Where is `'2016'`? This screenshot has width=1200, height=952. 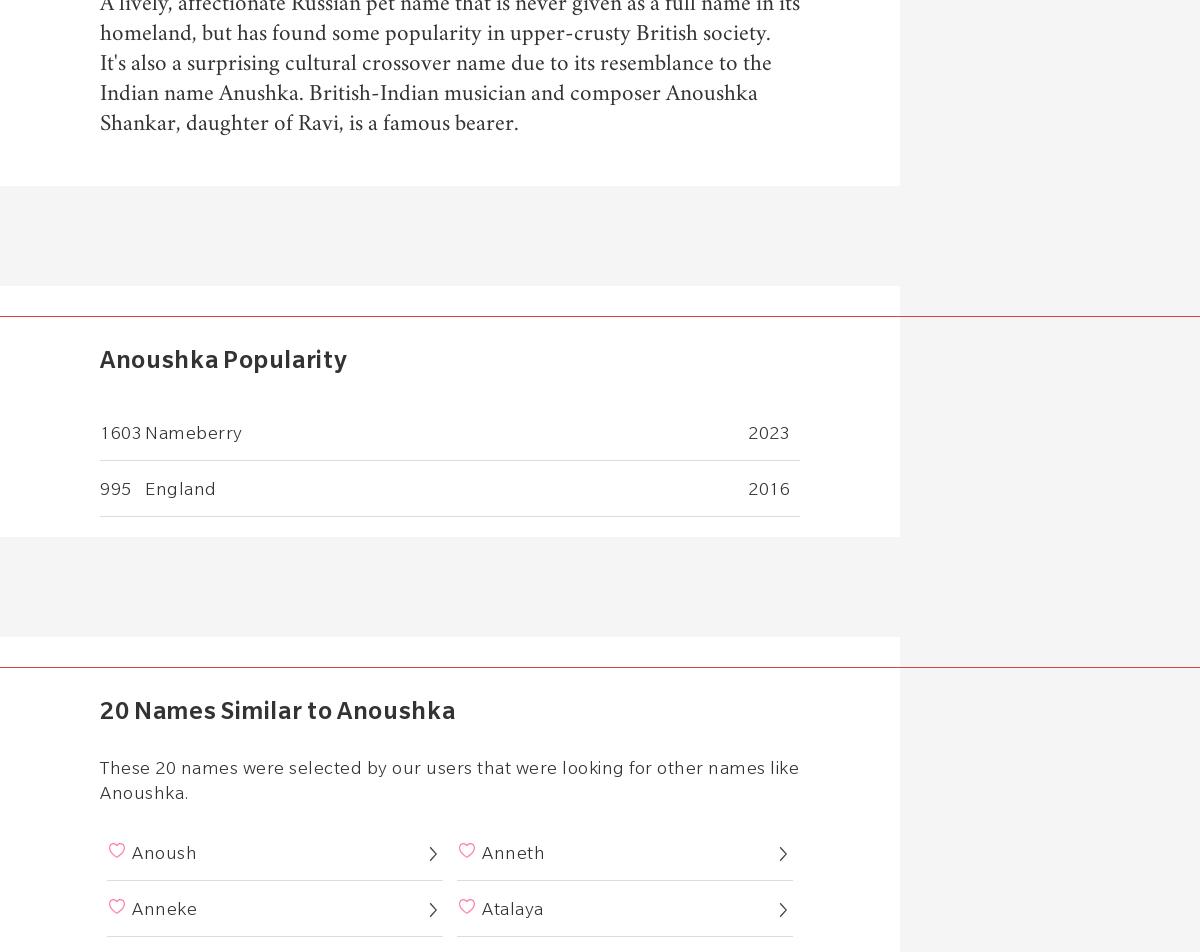 '2016' is located at coordinates (767, 486).